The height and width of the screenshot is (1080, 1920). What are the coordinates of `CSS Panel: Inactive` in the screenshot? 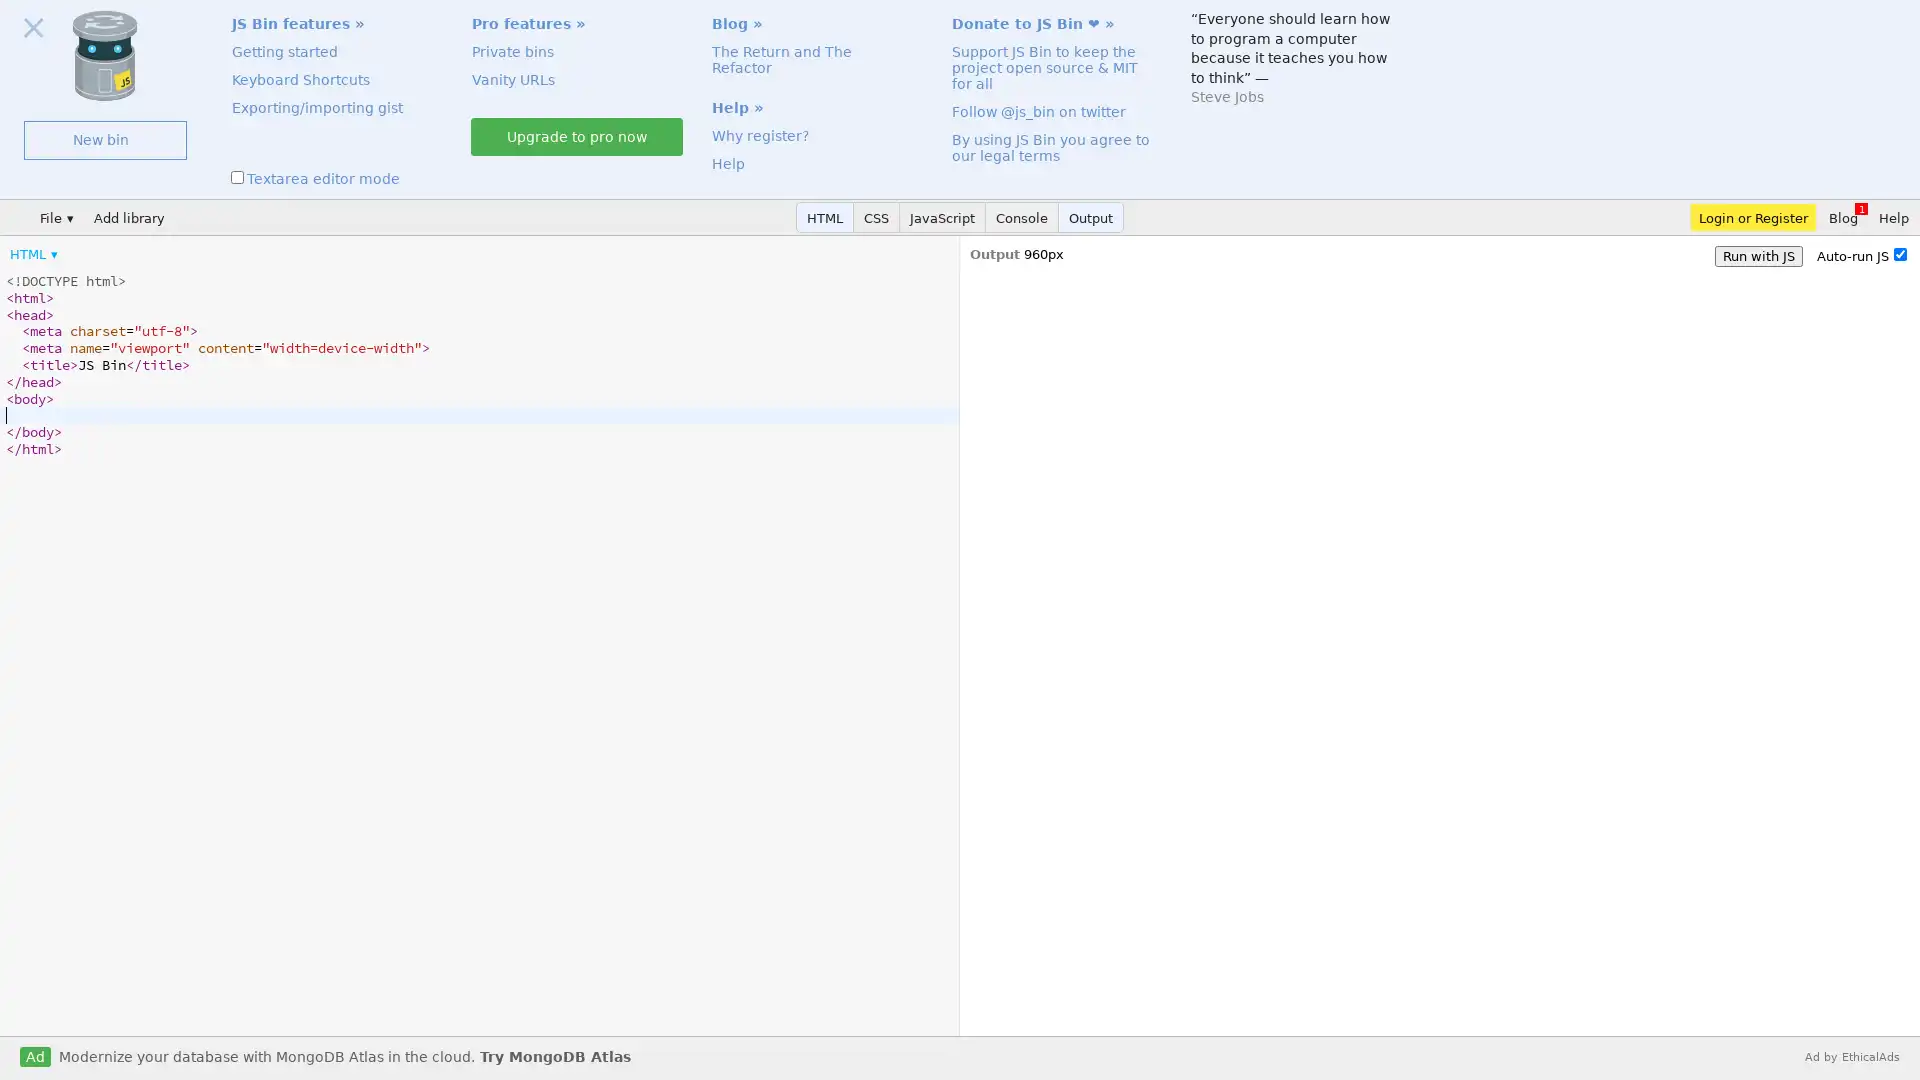 It's located at (877, 217).